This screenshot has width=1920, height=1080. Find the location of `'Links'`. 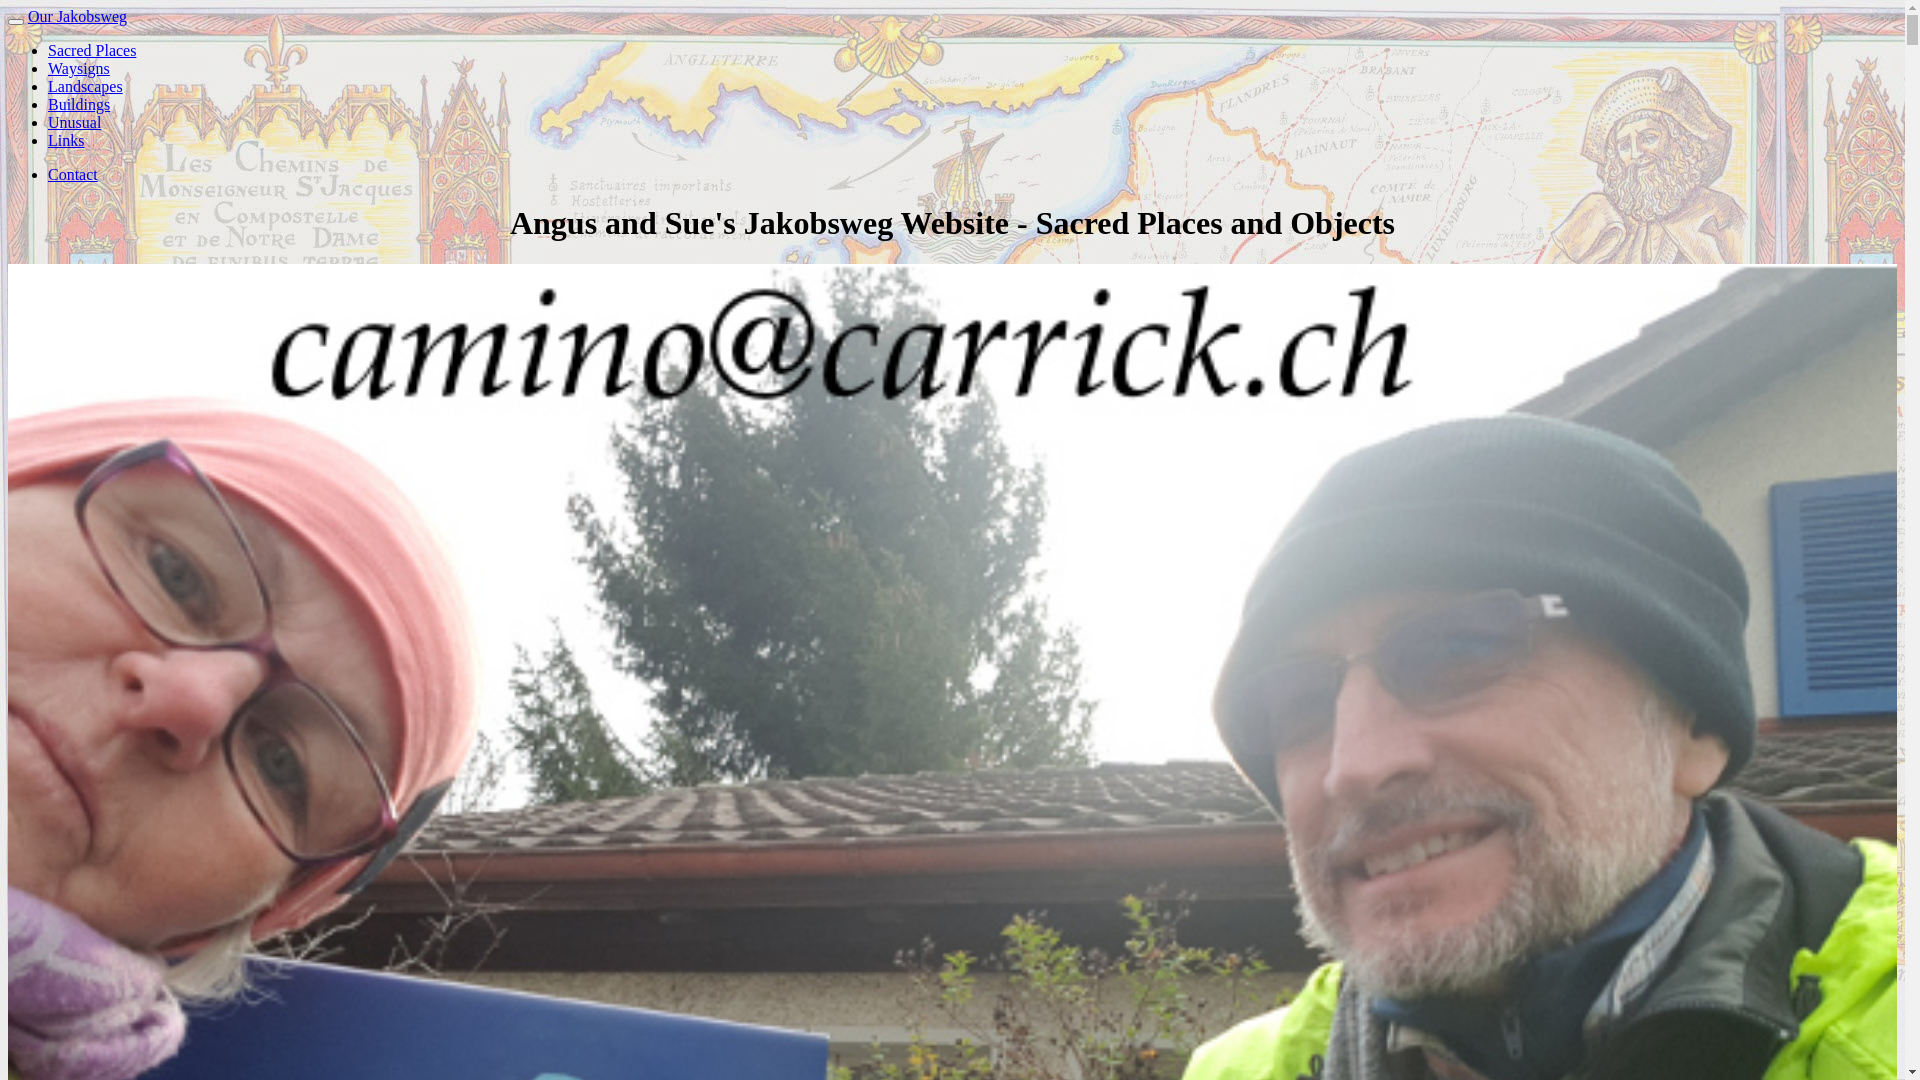

'Links' is located at coordinates (66, 139).